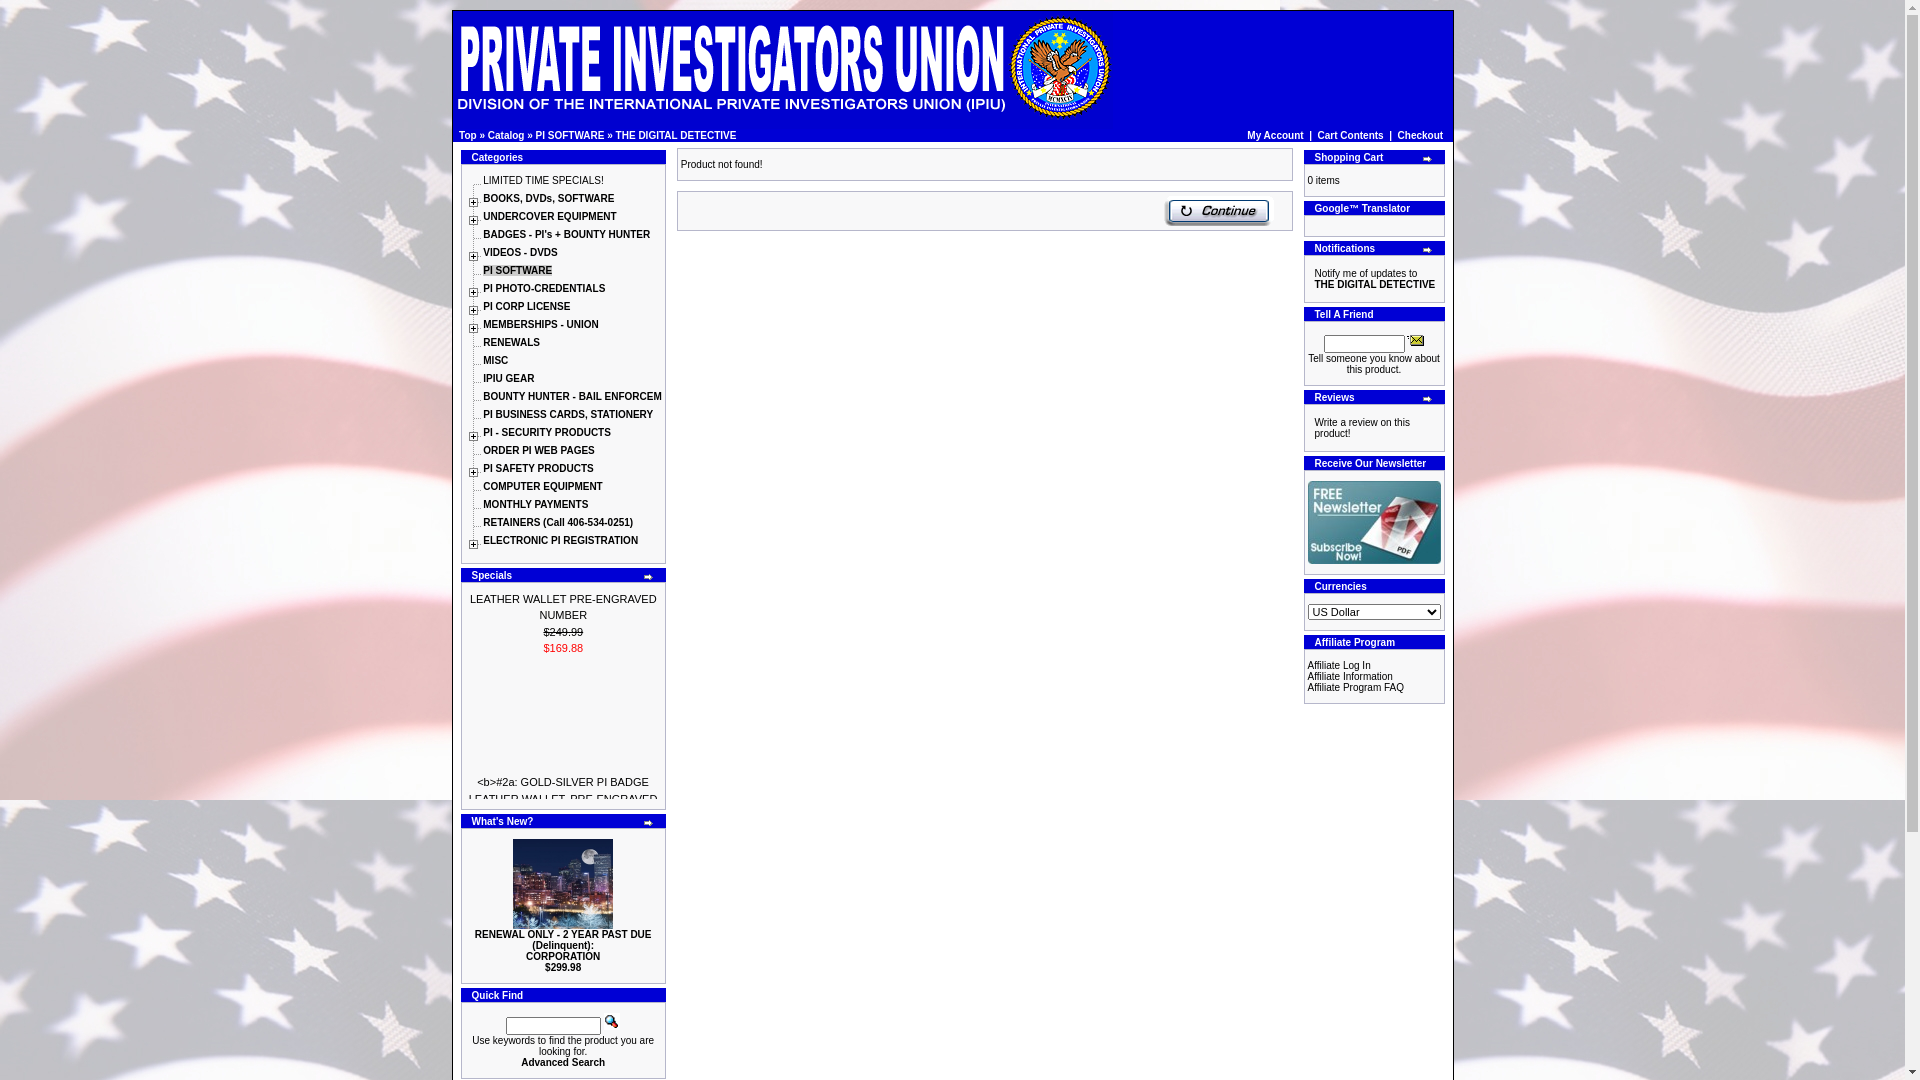 The image size is (1920, 1080). Describe the element at coordinates (467, 135) in the screenshot. I see `'Top'` at that location.